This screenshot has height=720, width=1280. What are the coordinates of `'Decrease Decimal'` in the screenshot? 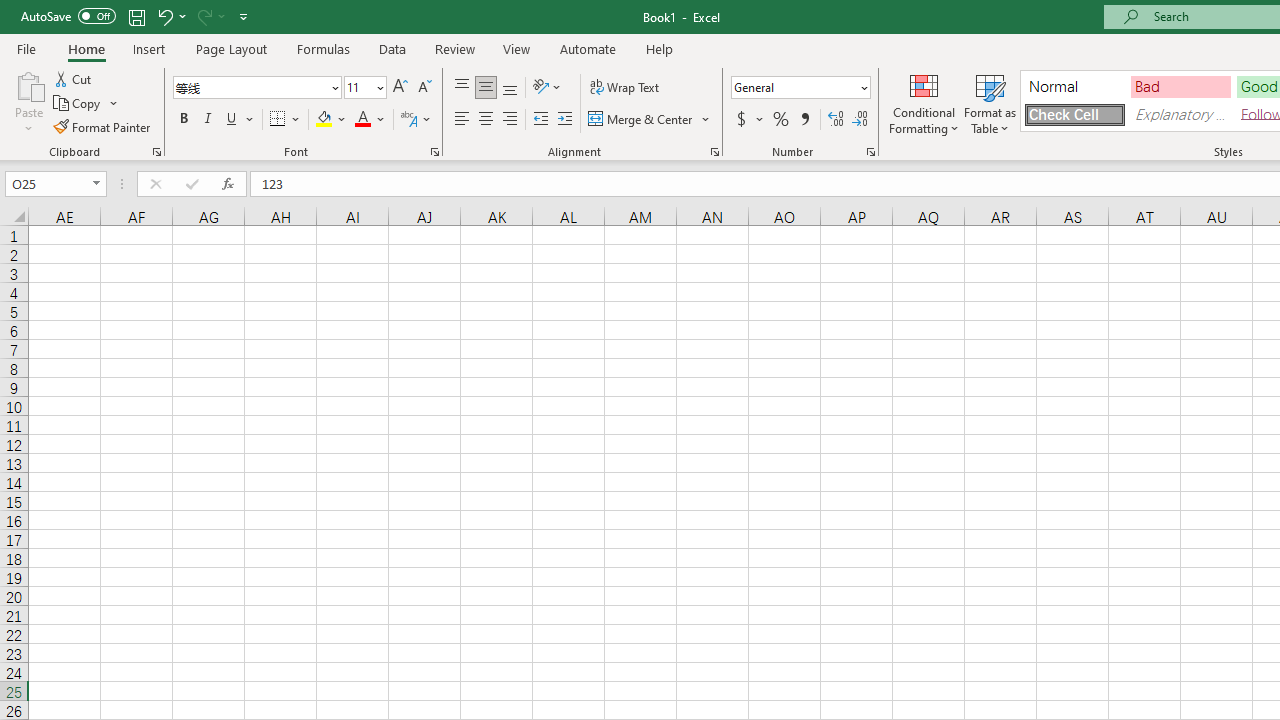 It's located at (859, 119).